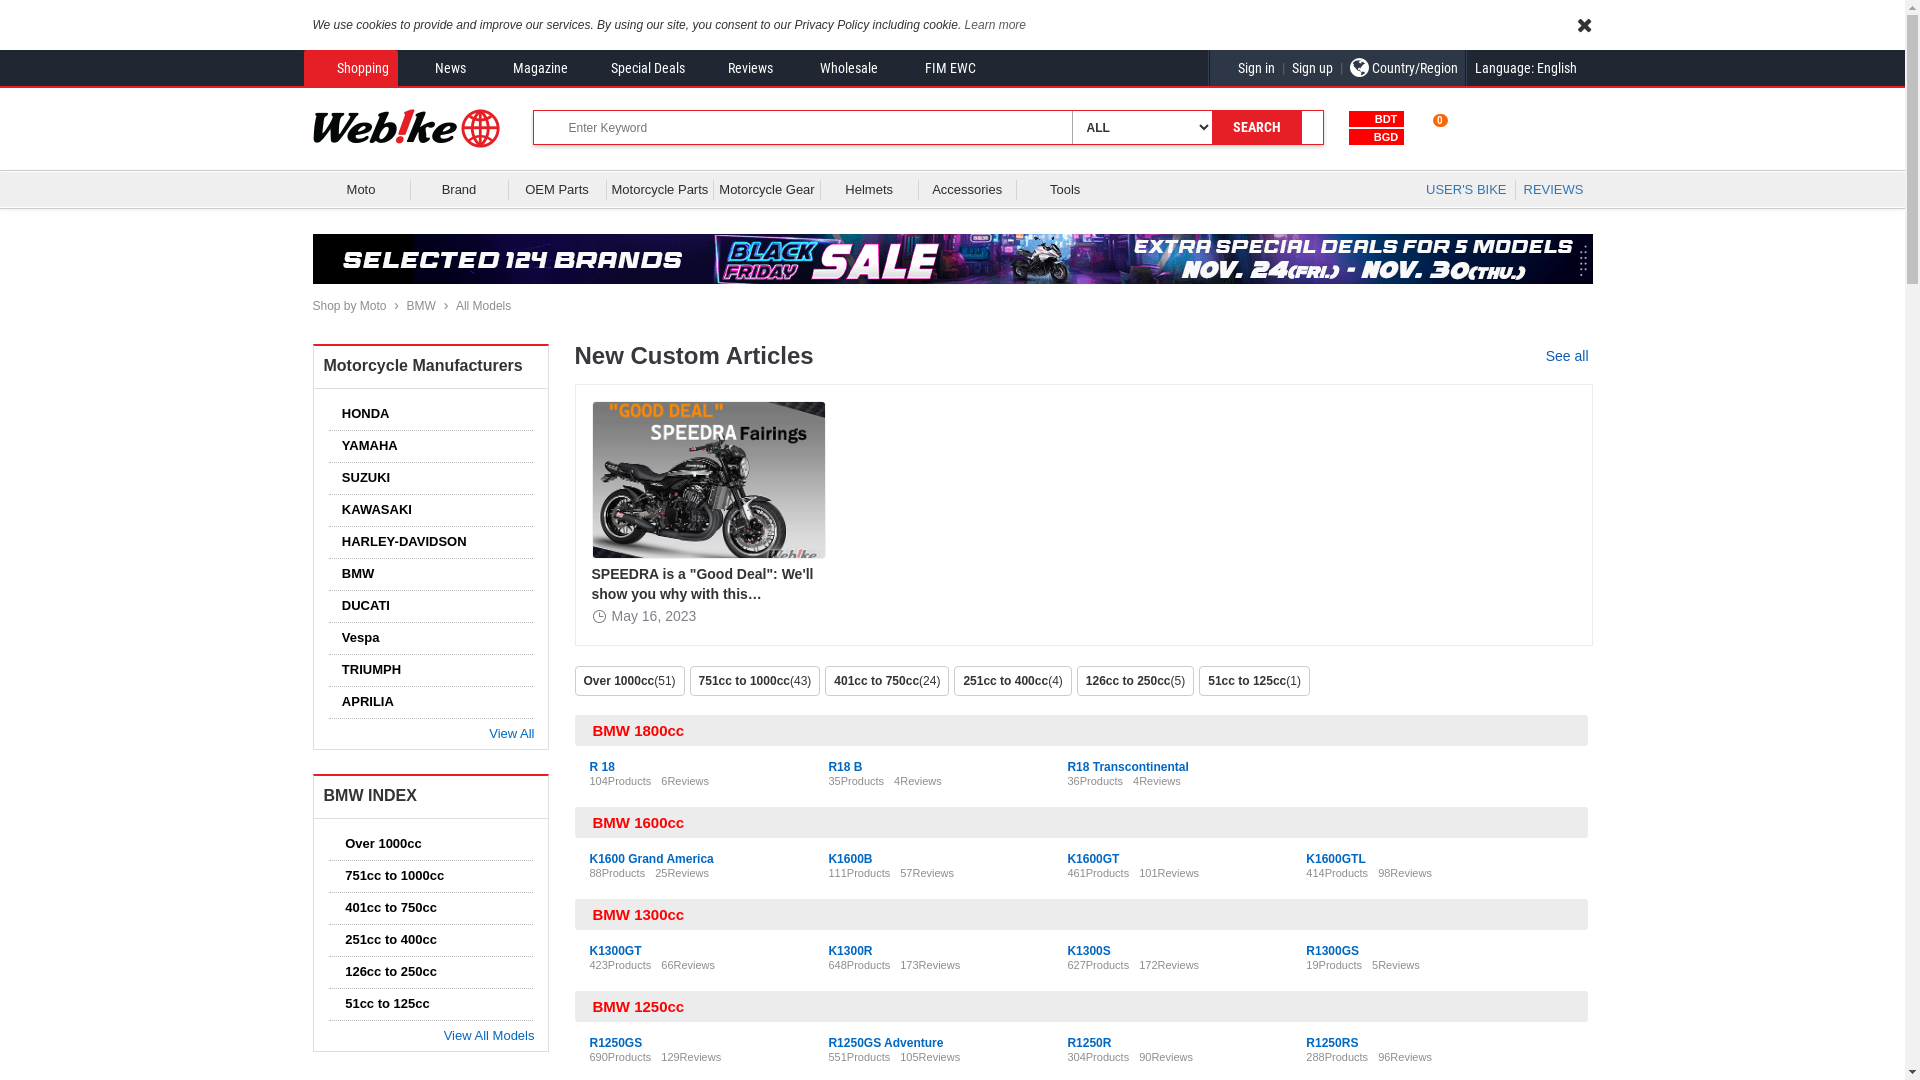 This screenshot has height=1080, width=1920. Describe the element at coordinates (1335, 858) in the screenshot. I see `'K1600GTL'` at that location.